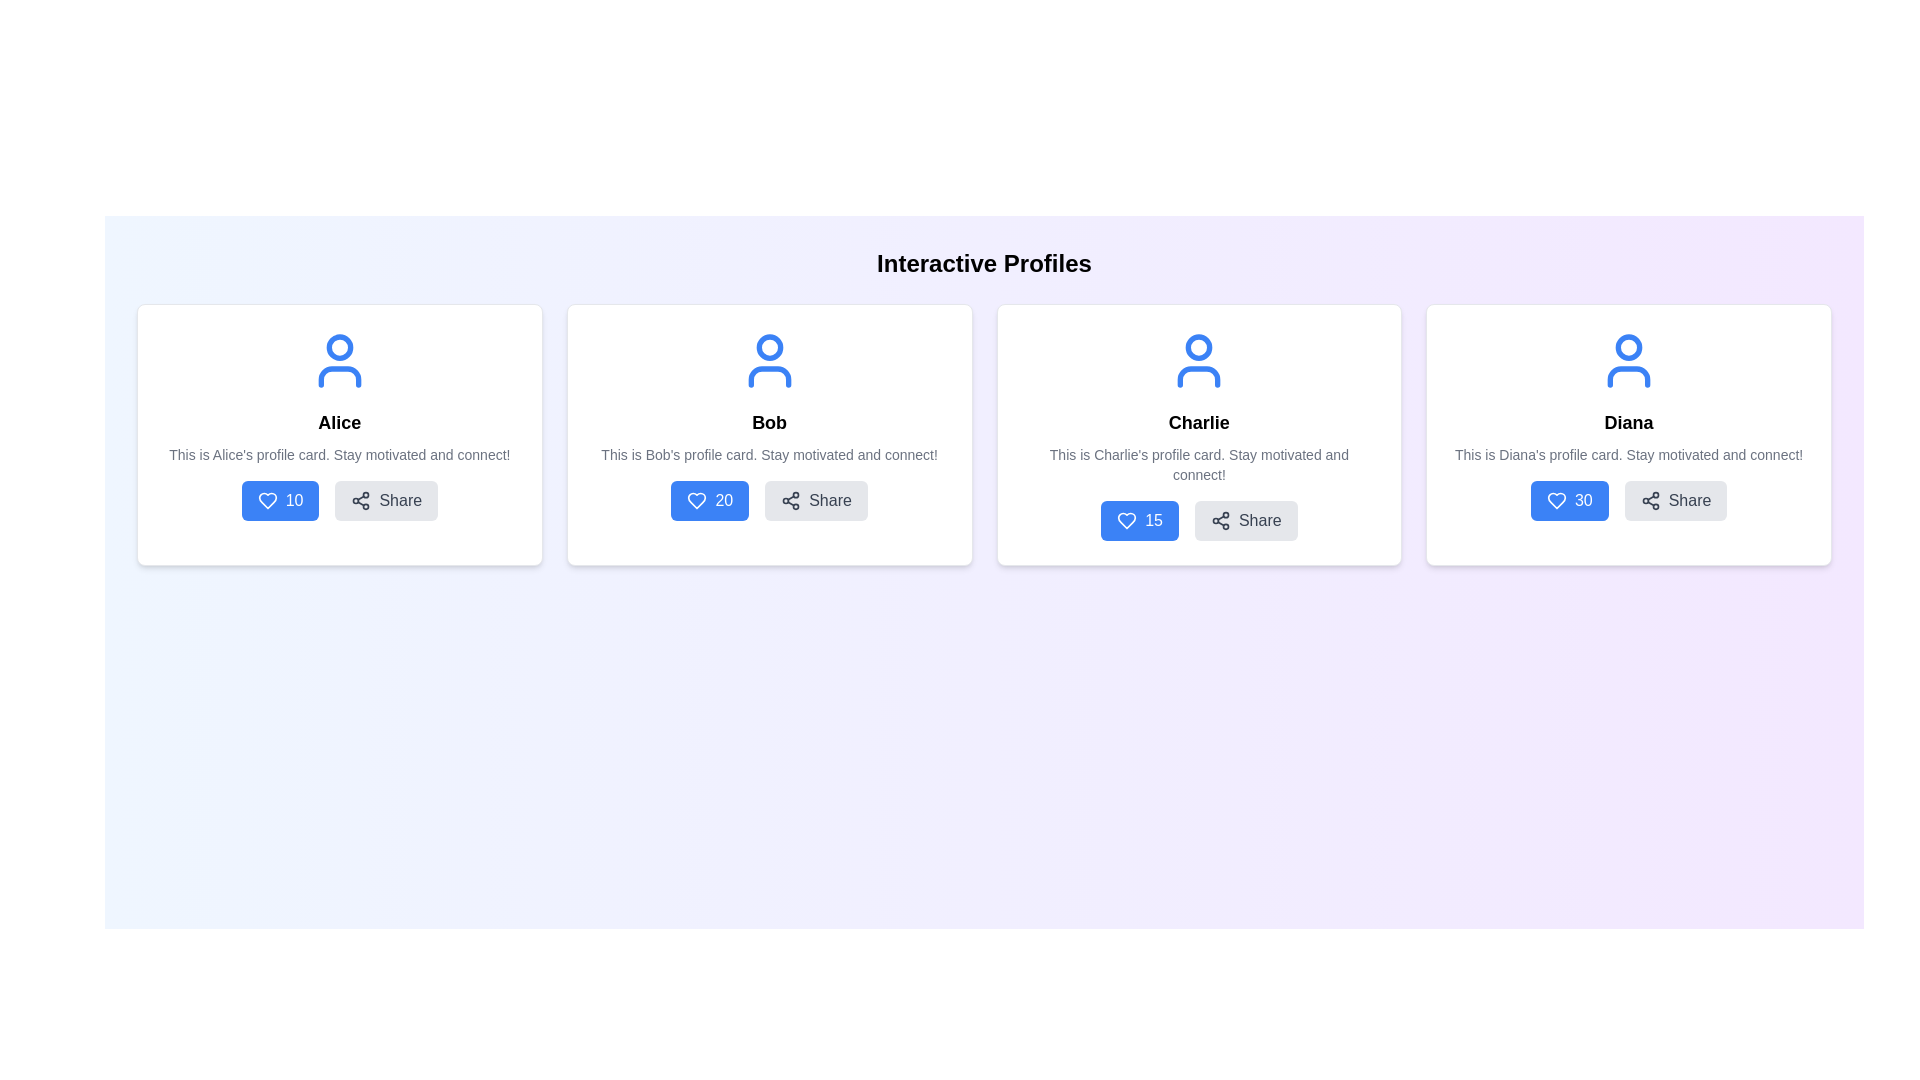 This screenshot has height=1080, width=1920. I want to click on the text block containing the phrase "This is Bob's profile card. Stay motivated and connect!" which is styled with gray color and small font size, located below the name 'Bob' in the second profile card, so click(768, 455).